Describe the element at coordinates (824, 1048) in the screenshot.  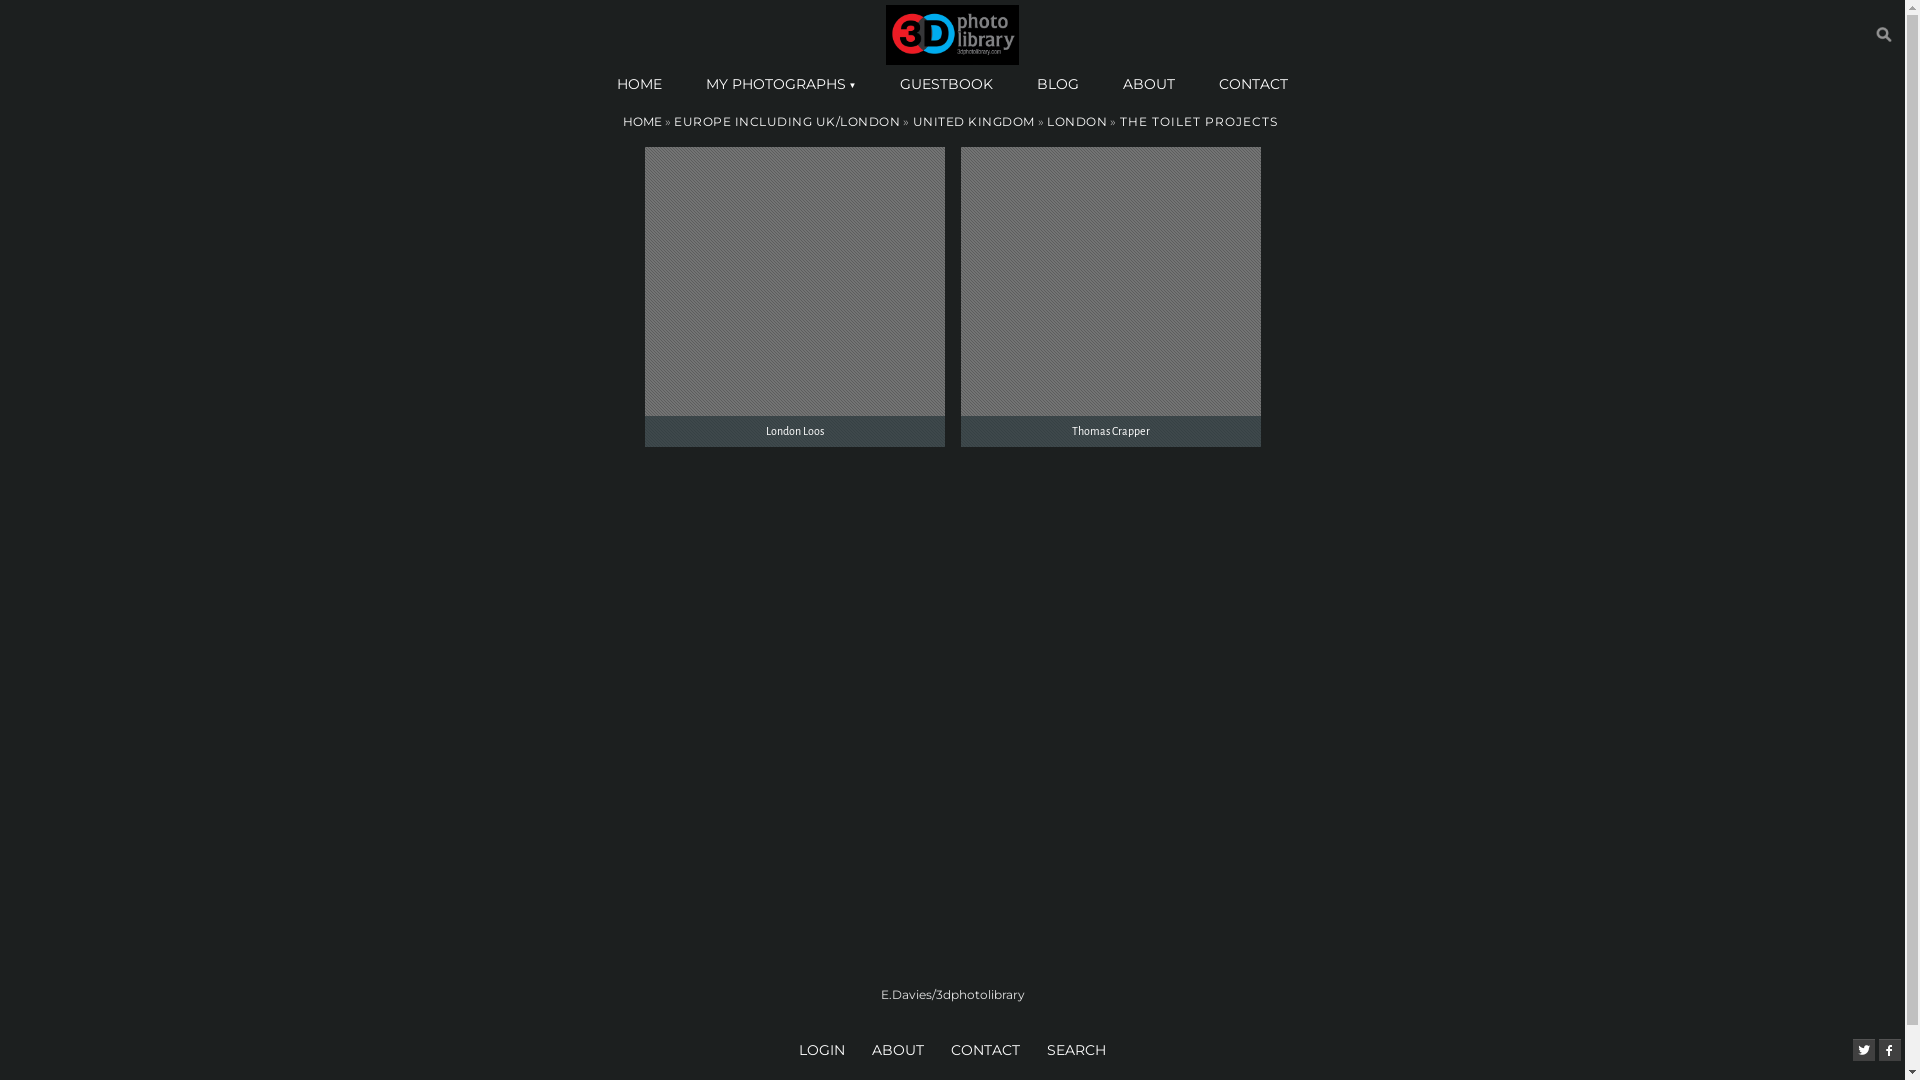
I see `'LOGIN'` at that location.